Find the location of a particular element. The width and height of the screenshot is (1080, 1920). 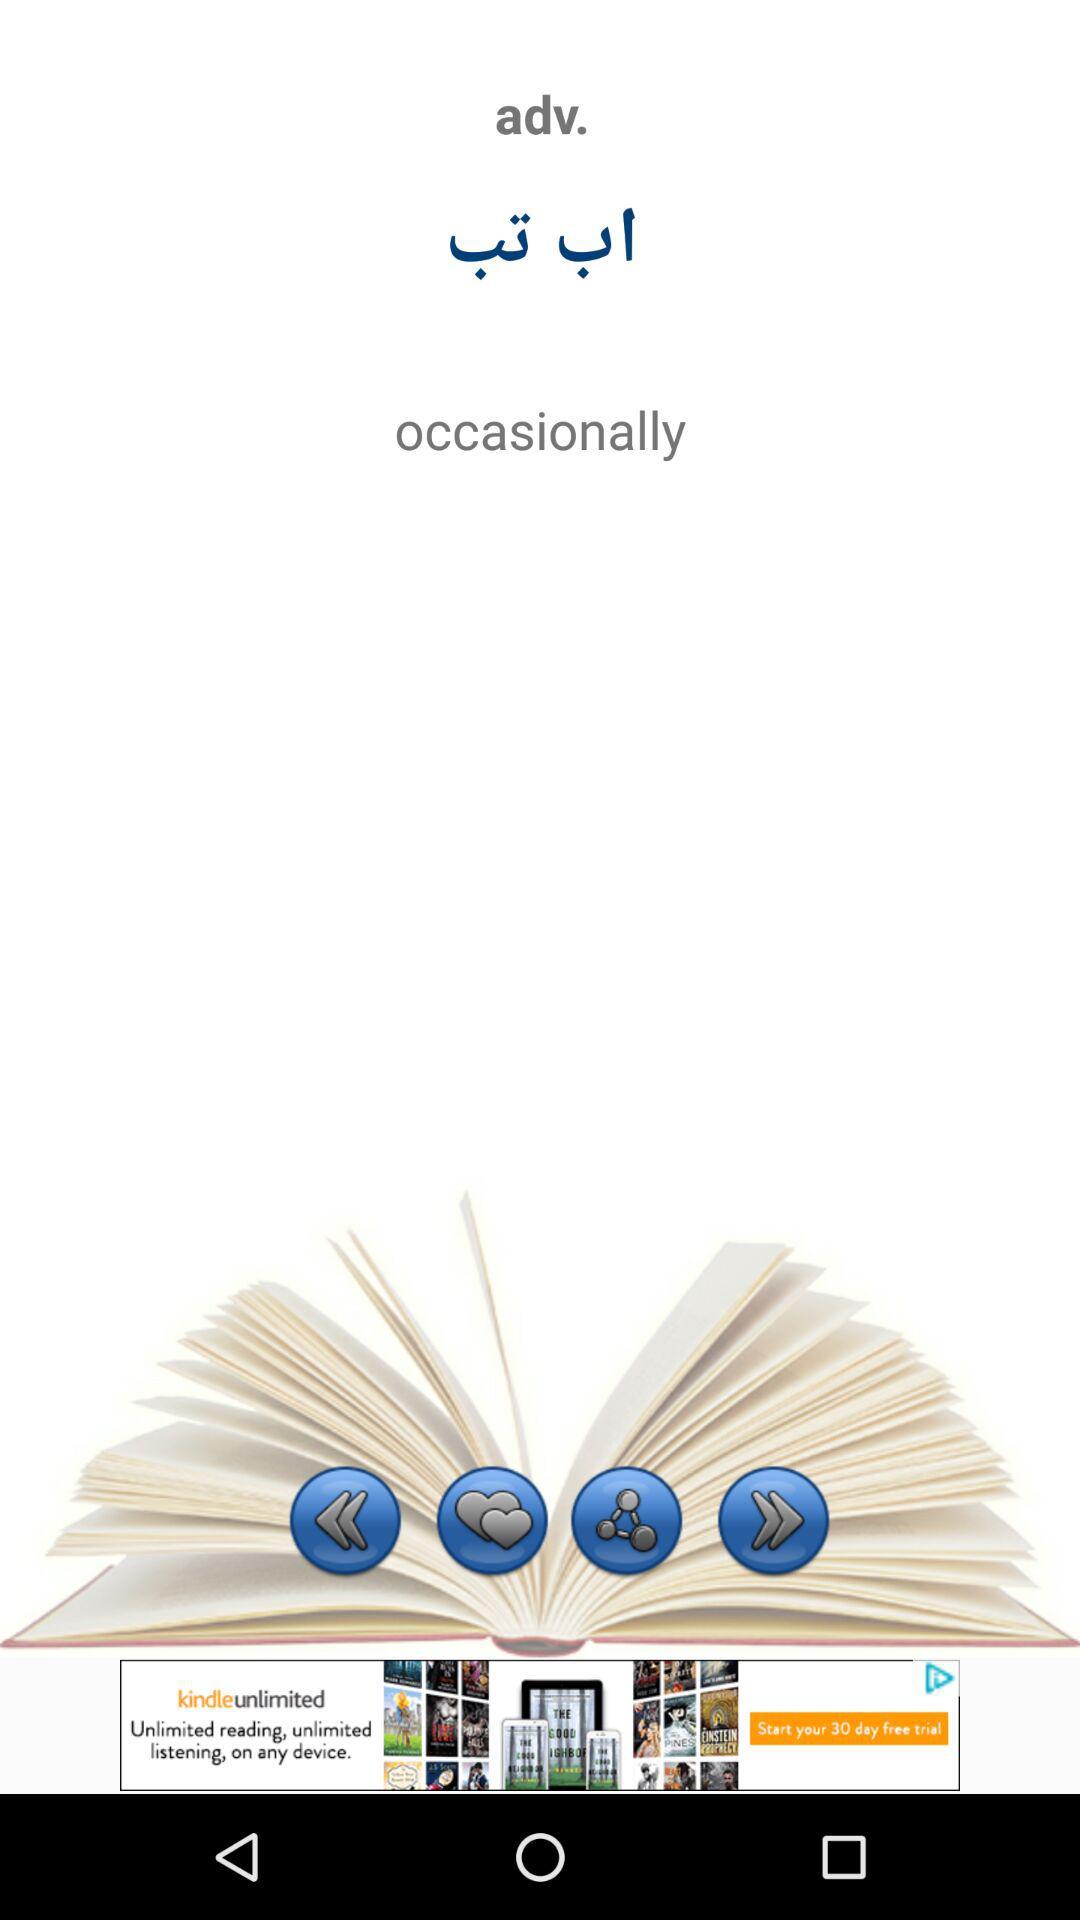

next is located at coordinates (772, 1522).